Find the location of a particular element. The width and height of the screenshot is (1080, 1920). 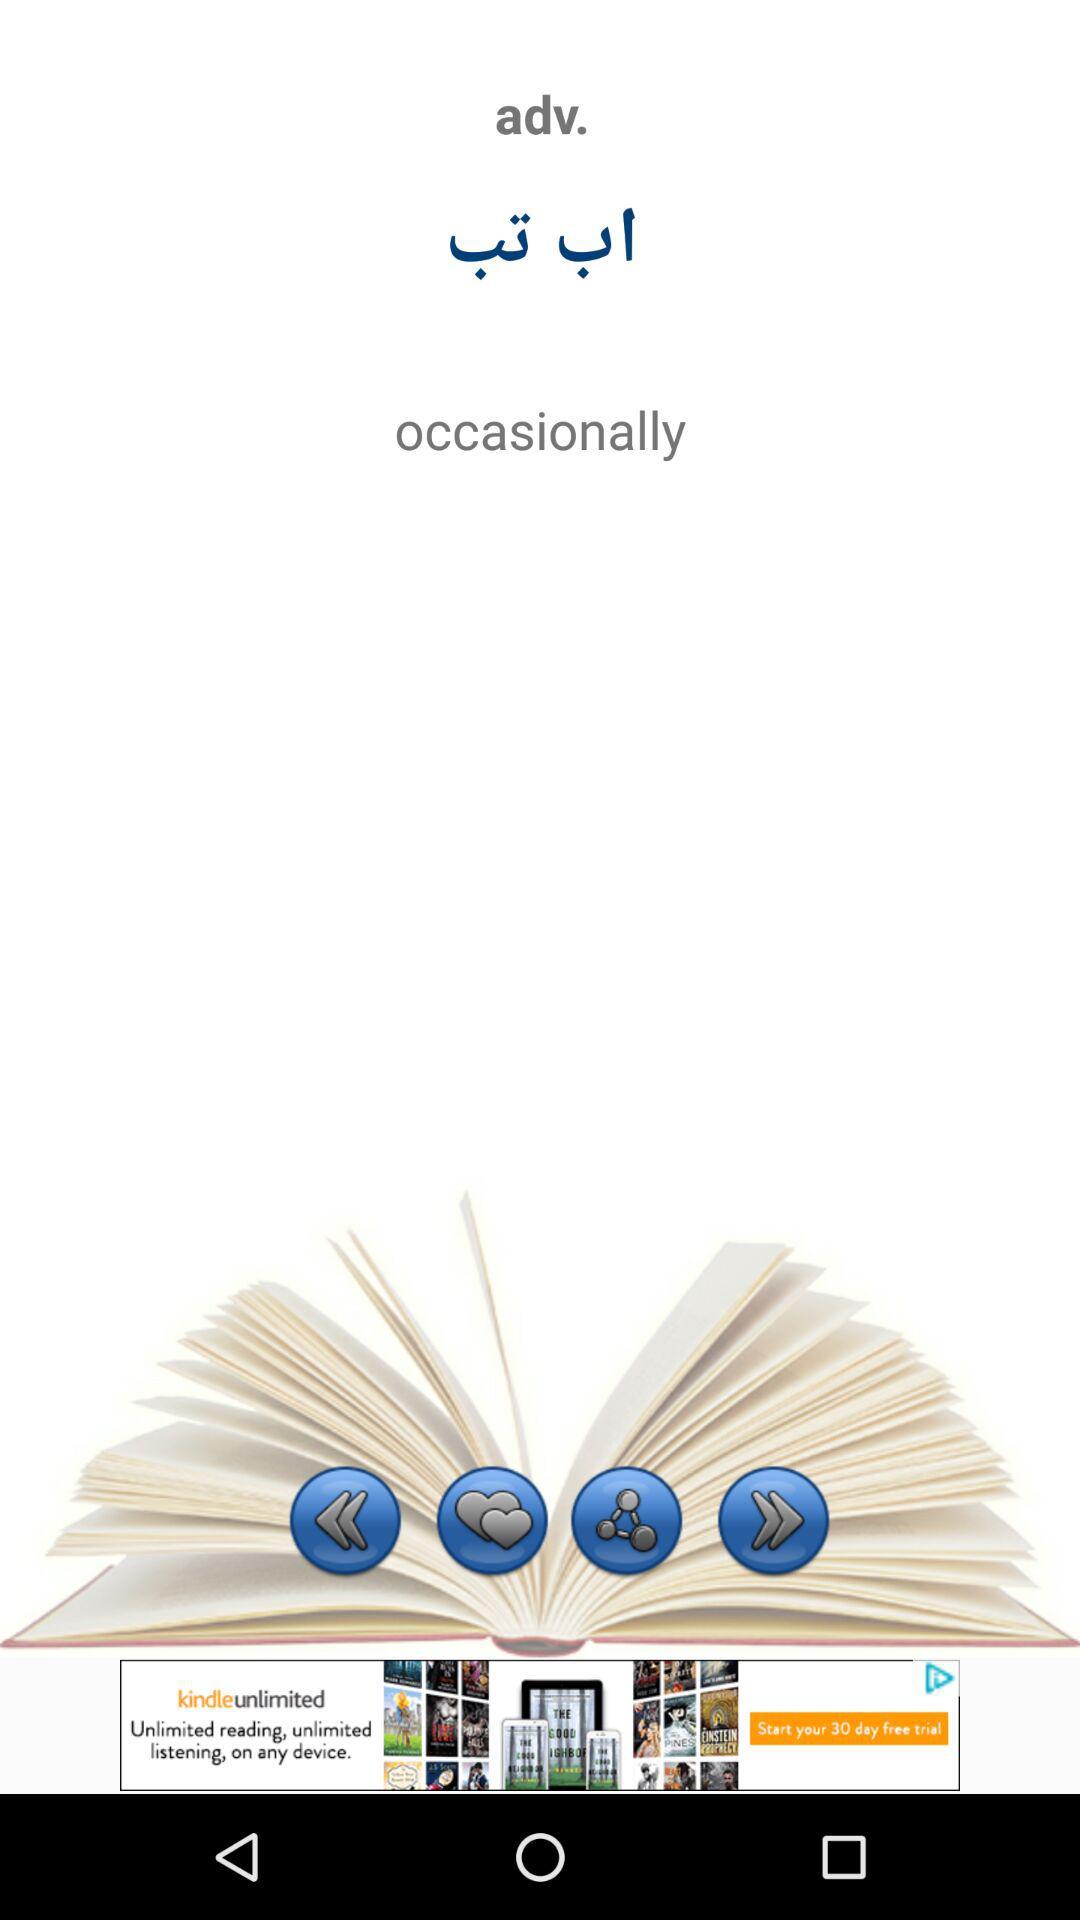

next is located at coordinates (772, 1522).